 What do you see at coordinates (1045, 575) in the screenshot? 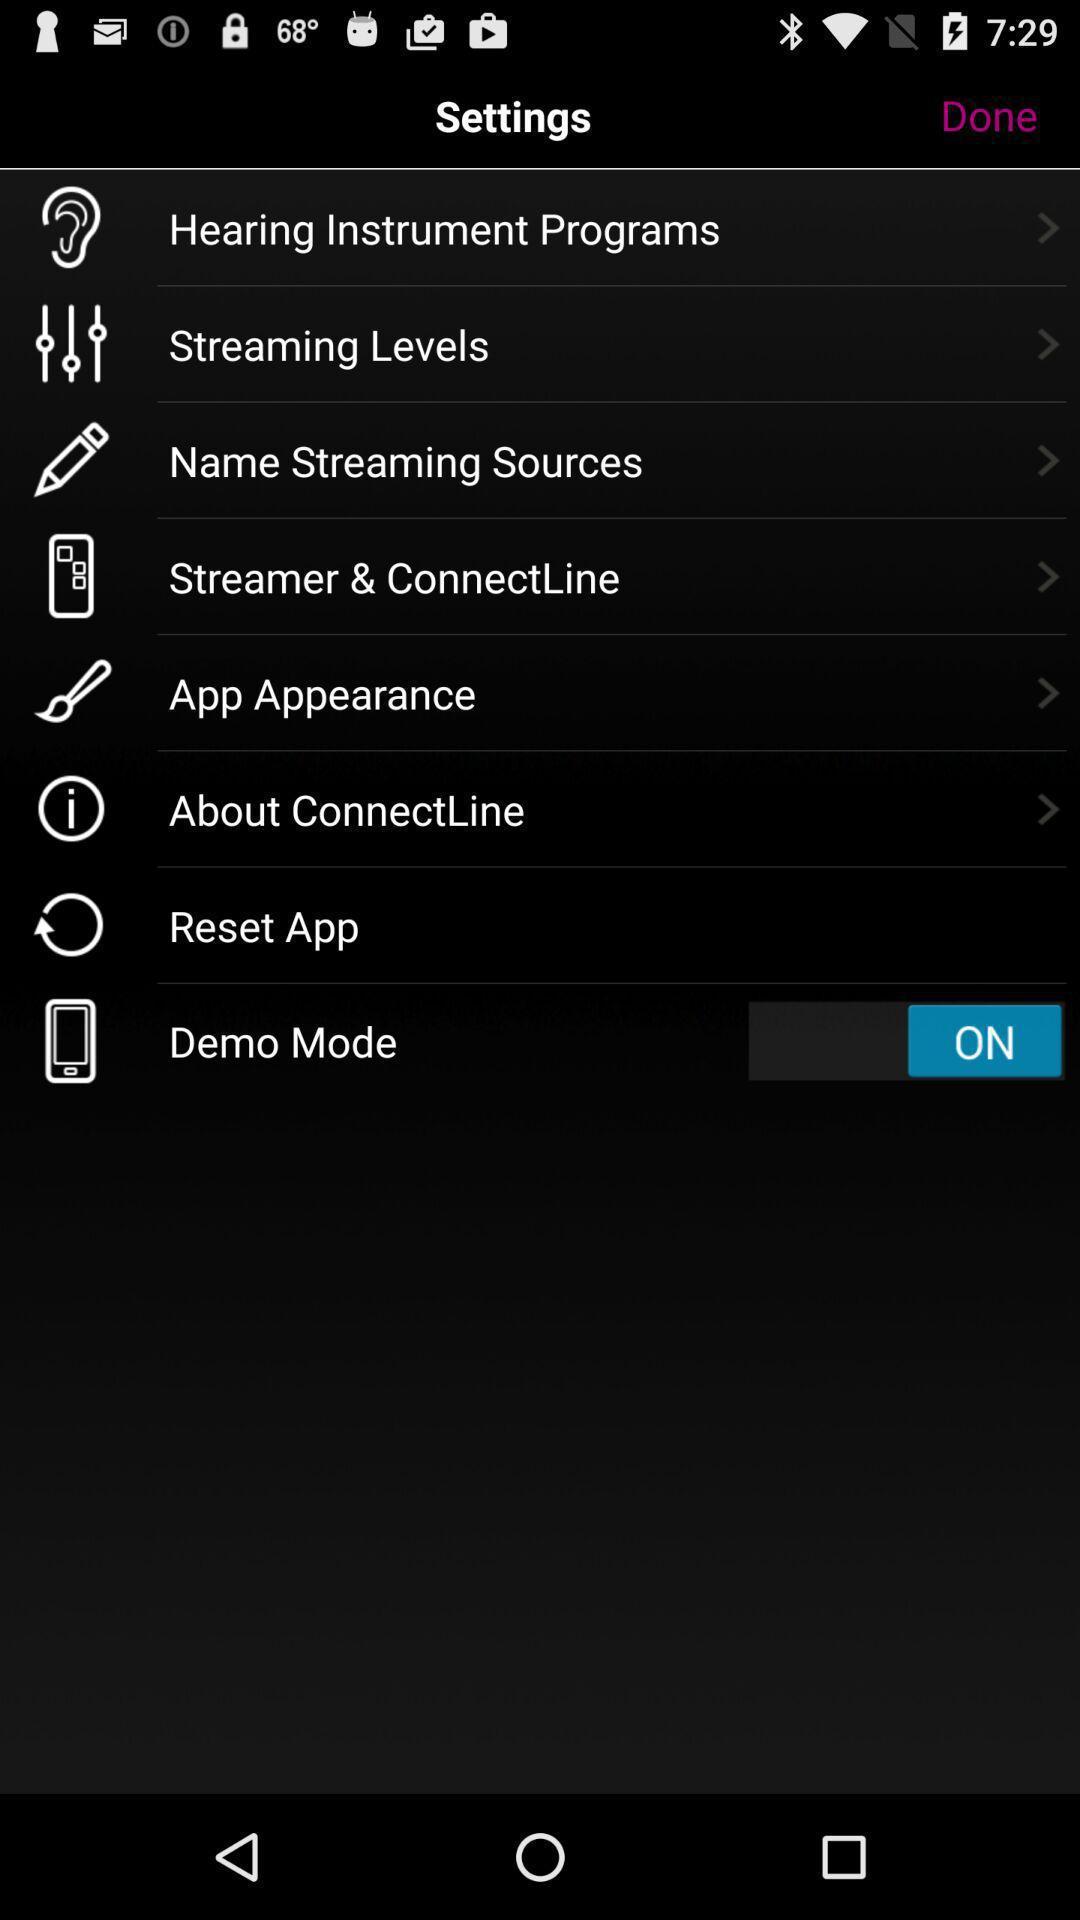
I see `the icon which is right to the text streamer  connectline` at bounding box center [1045, 575].